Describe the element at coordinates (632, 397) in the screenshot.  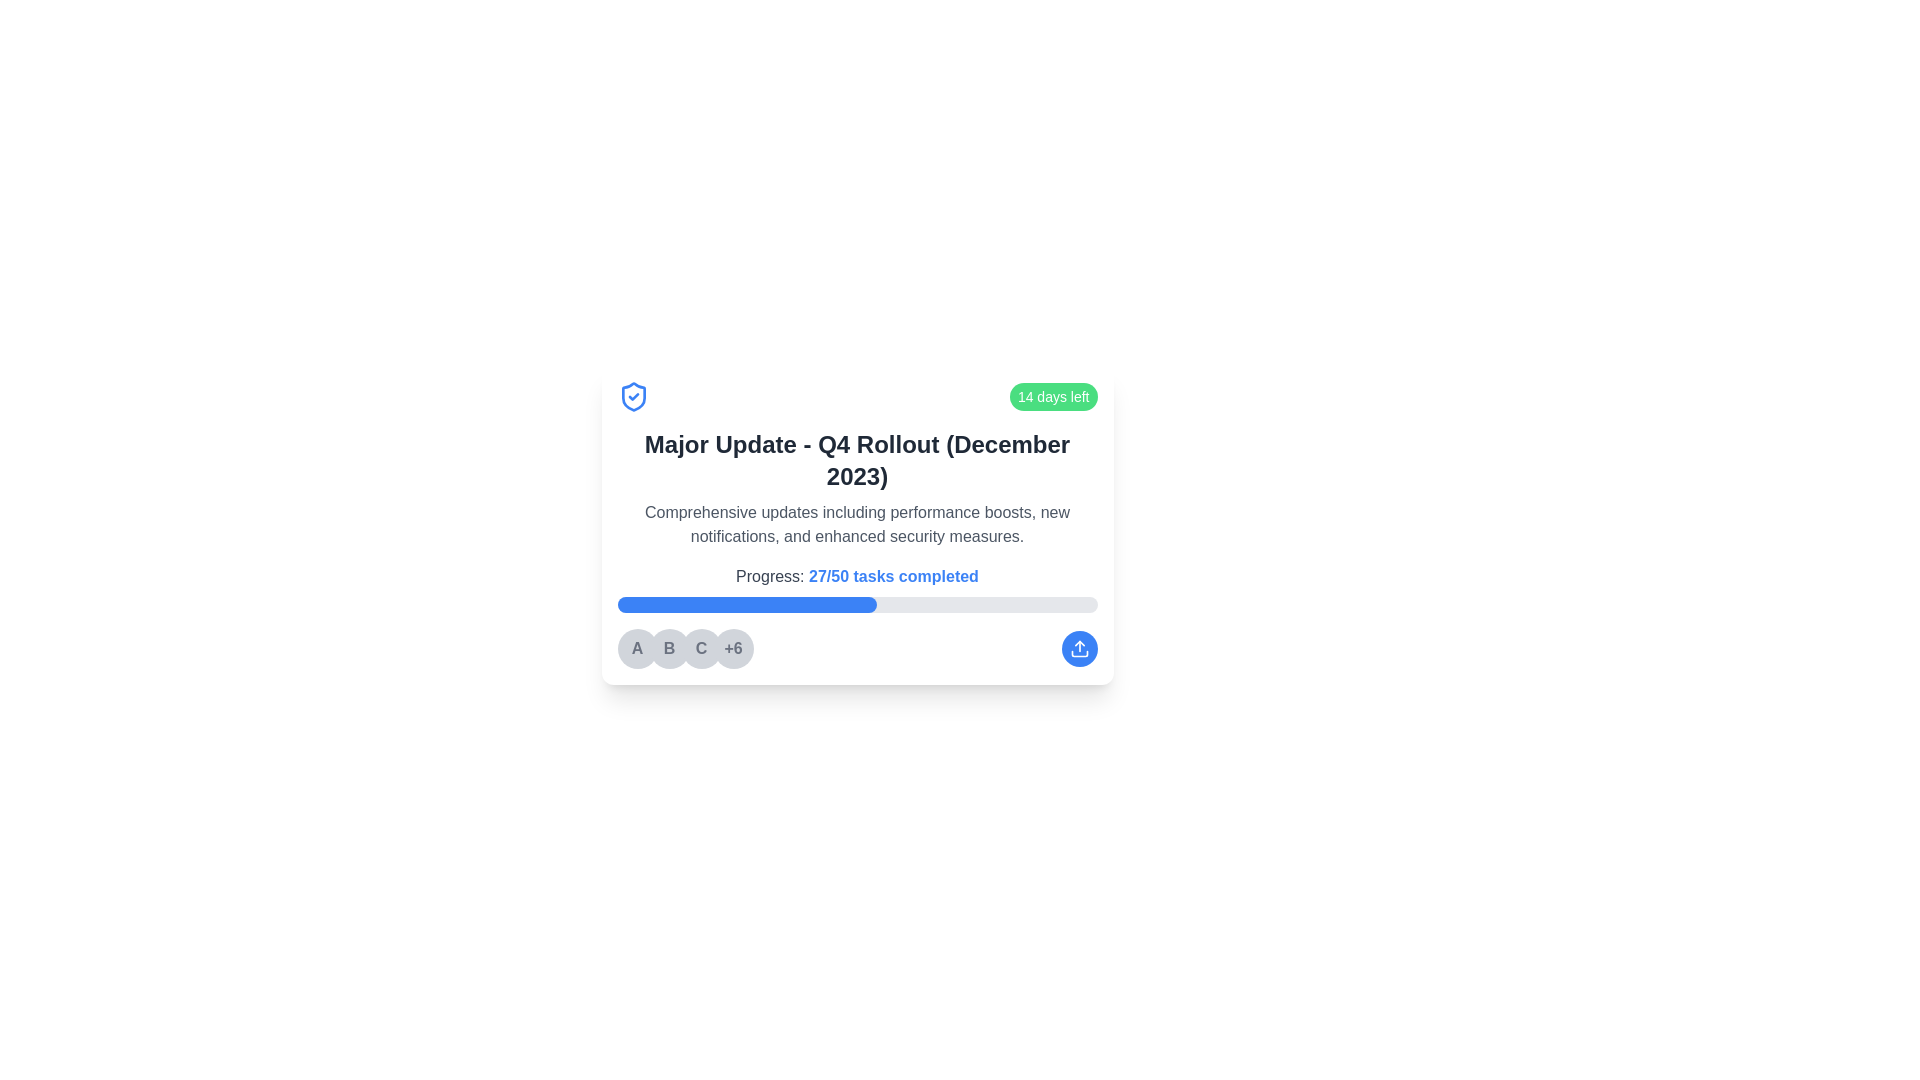
I see `the secure or verified state icon located at the top-left corner of the rectangular card interface, positioned next to a smaller checkmark component inside the shield` at that location.